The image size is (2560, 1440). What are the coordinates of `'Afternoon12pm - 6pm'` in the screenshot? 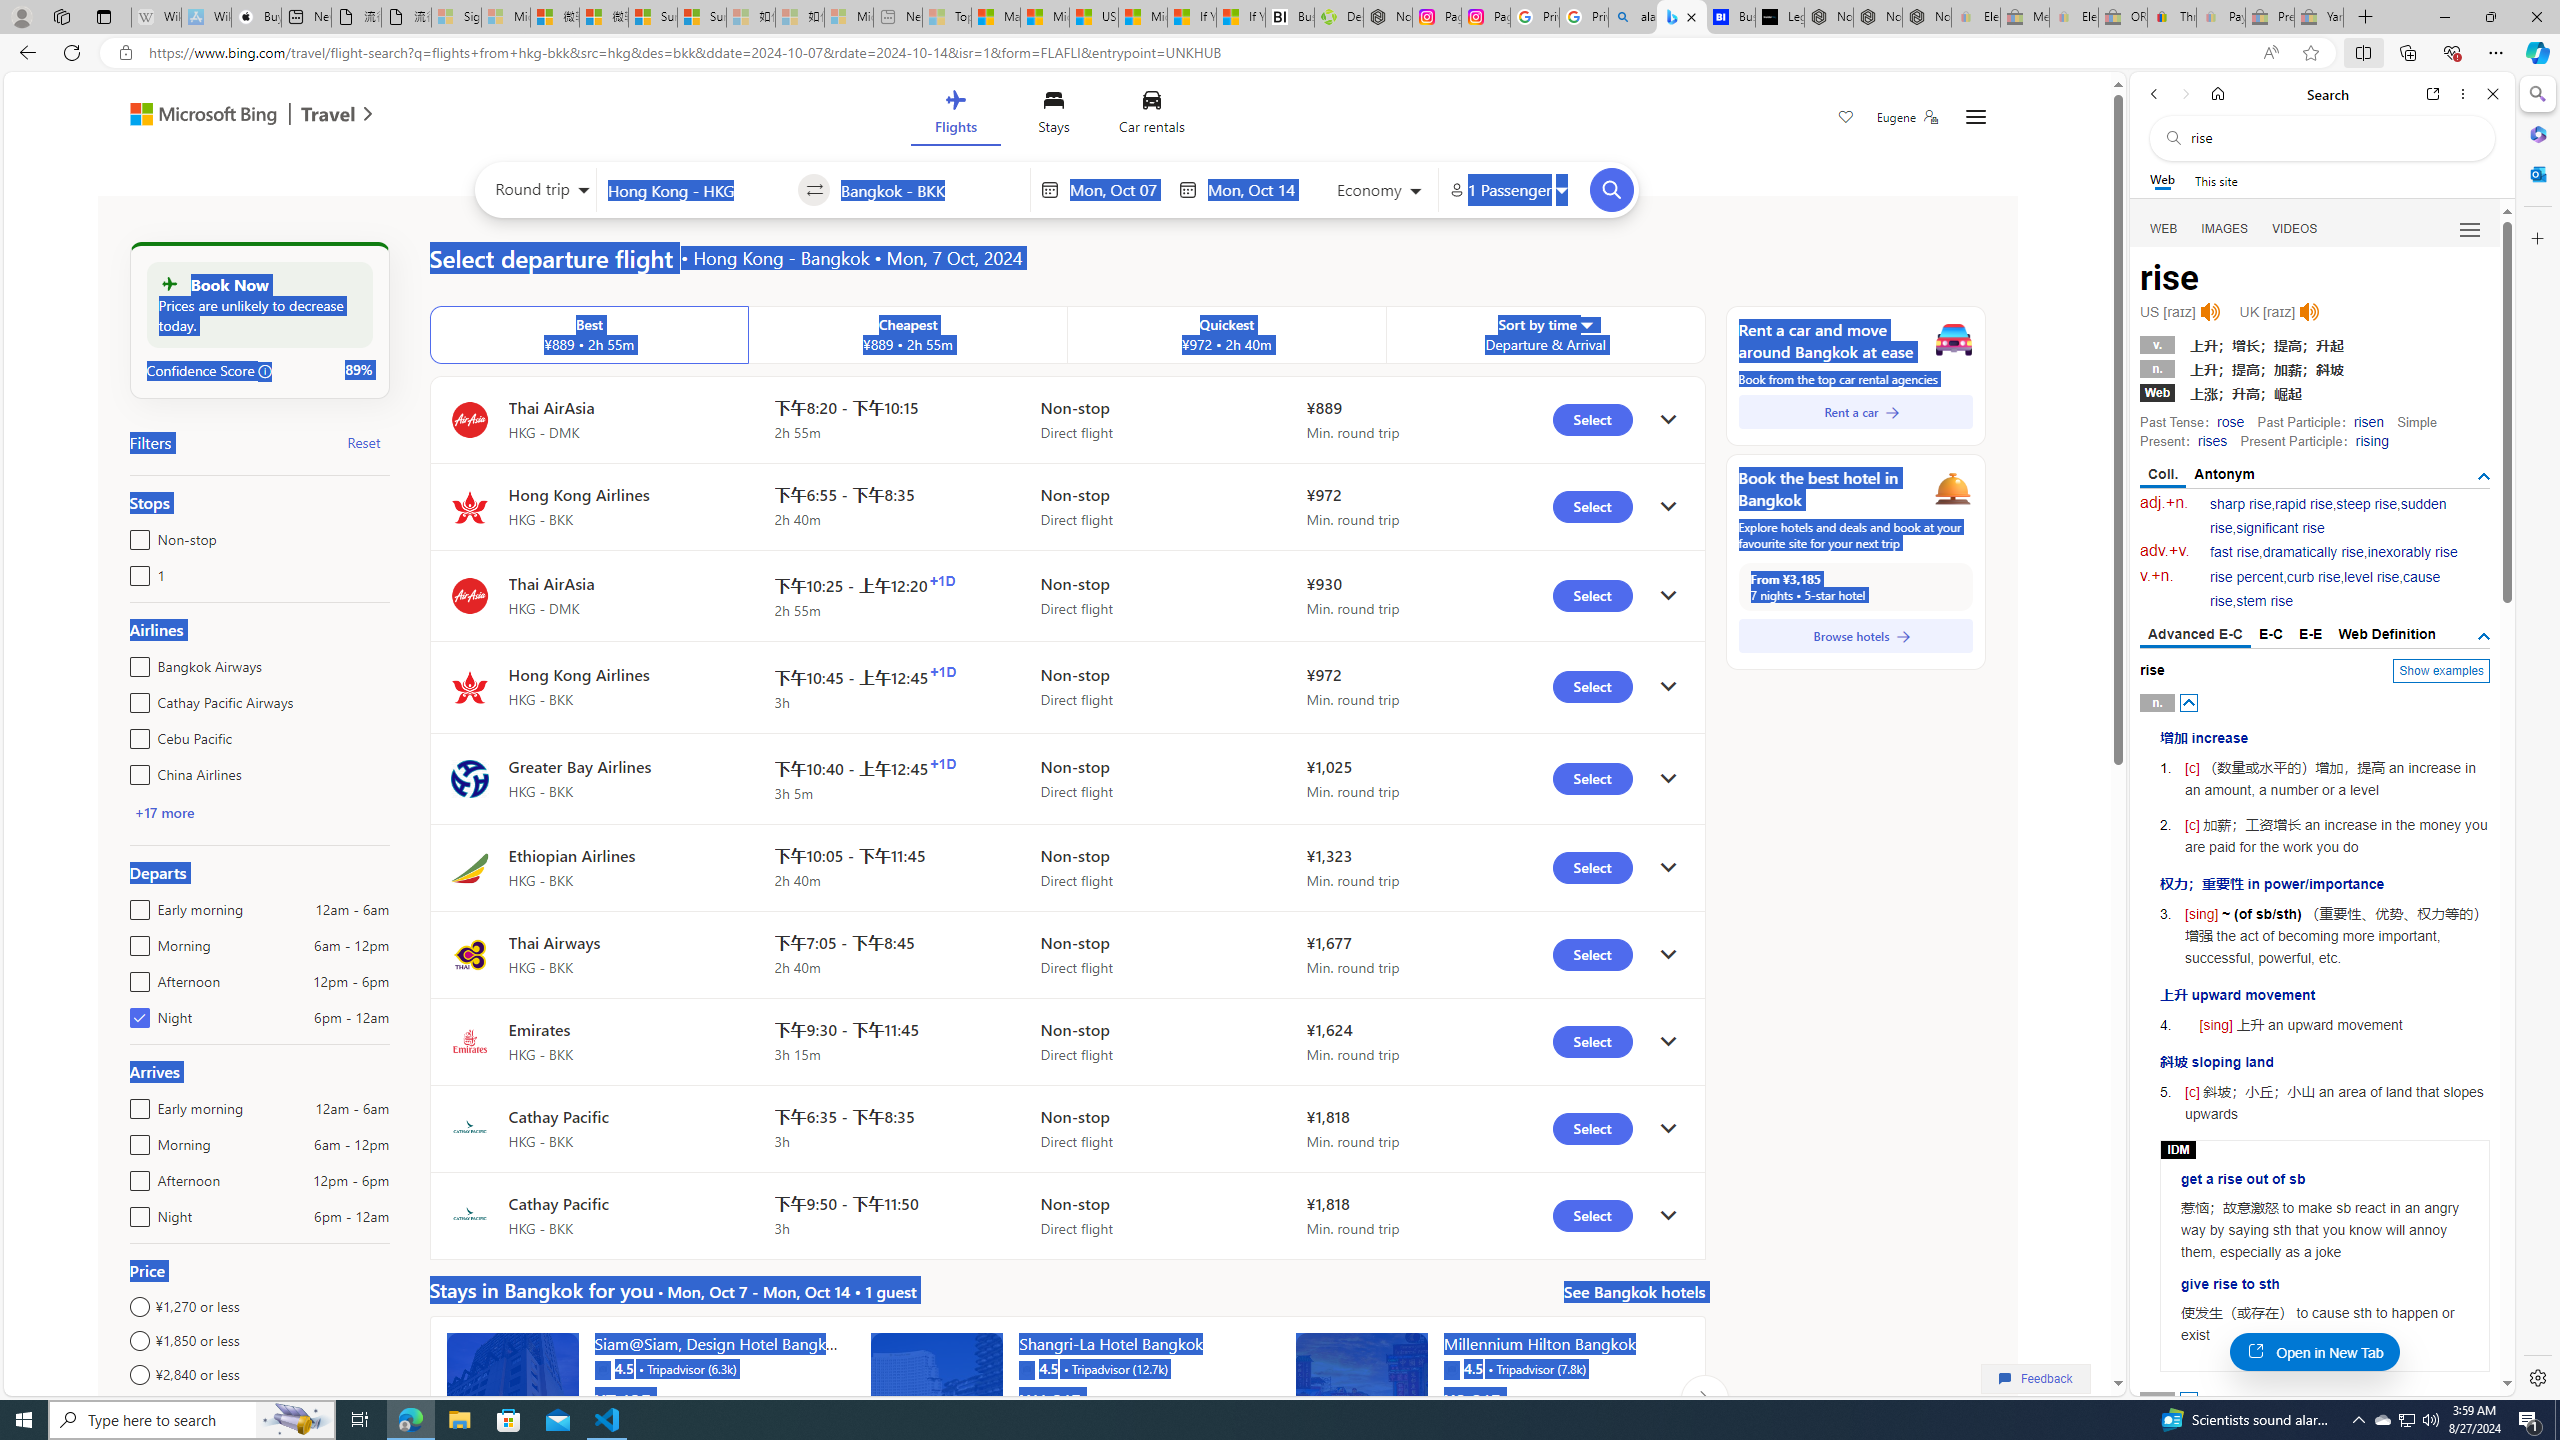 It's located at (134, 1175).